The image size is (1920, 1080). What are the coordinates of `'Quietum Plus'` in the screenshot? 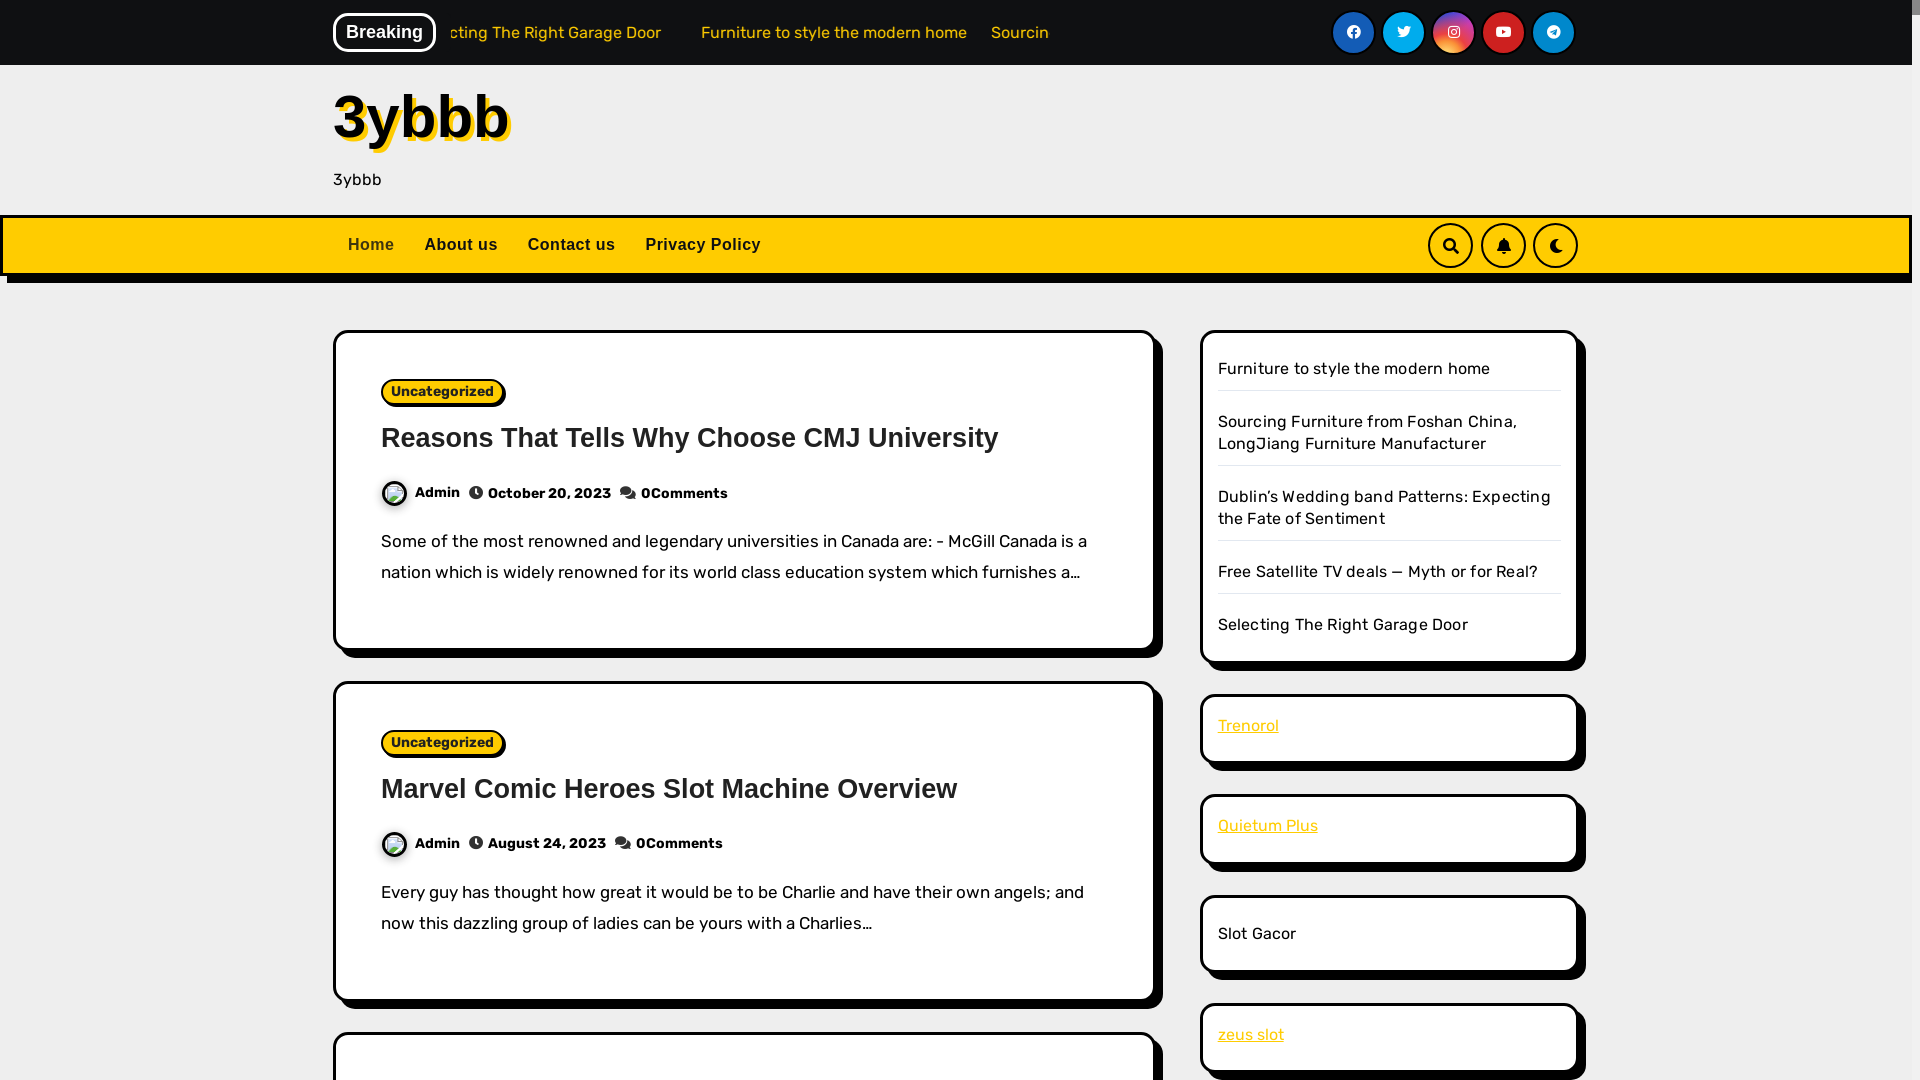 It's located at (1266, 825).